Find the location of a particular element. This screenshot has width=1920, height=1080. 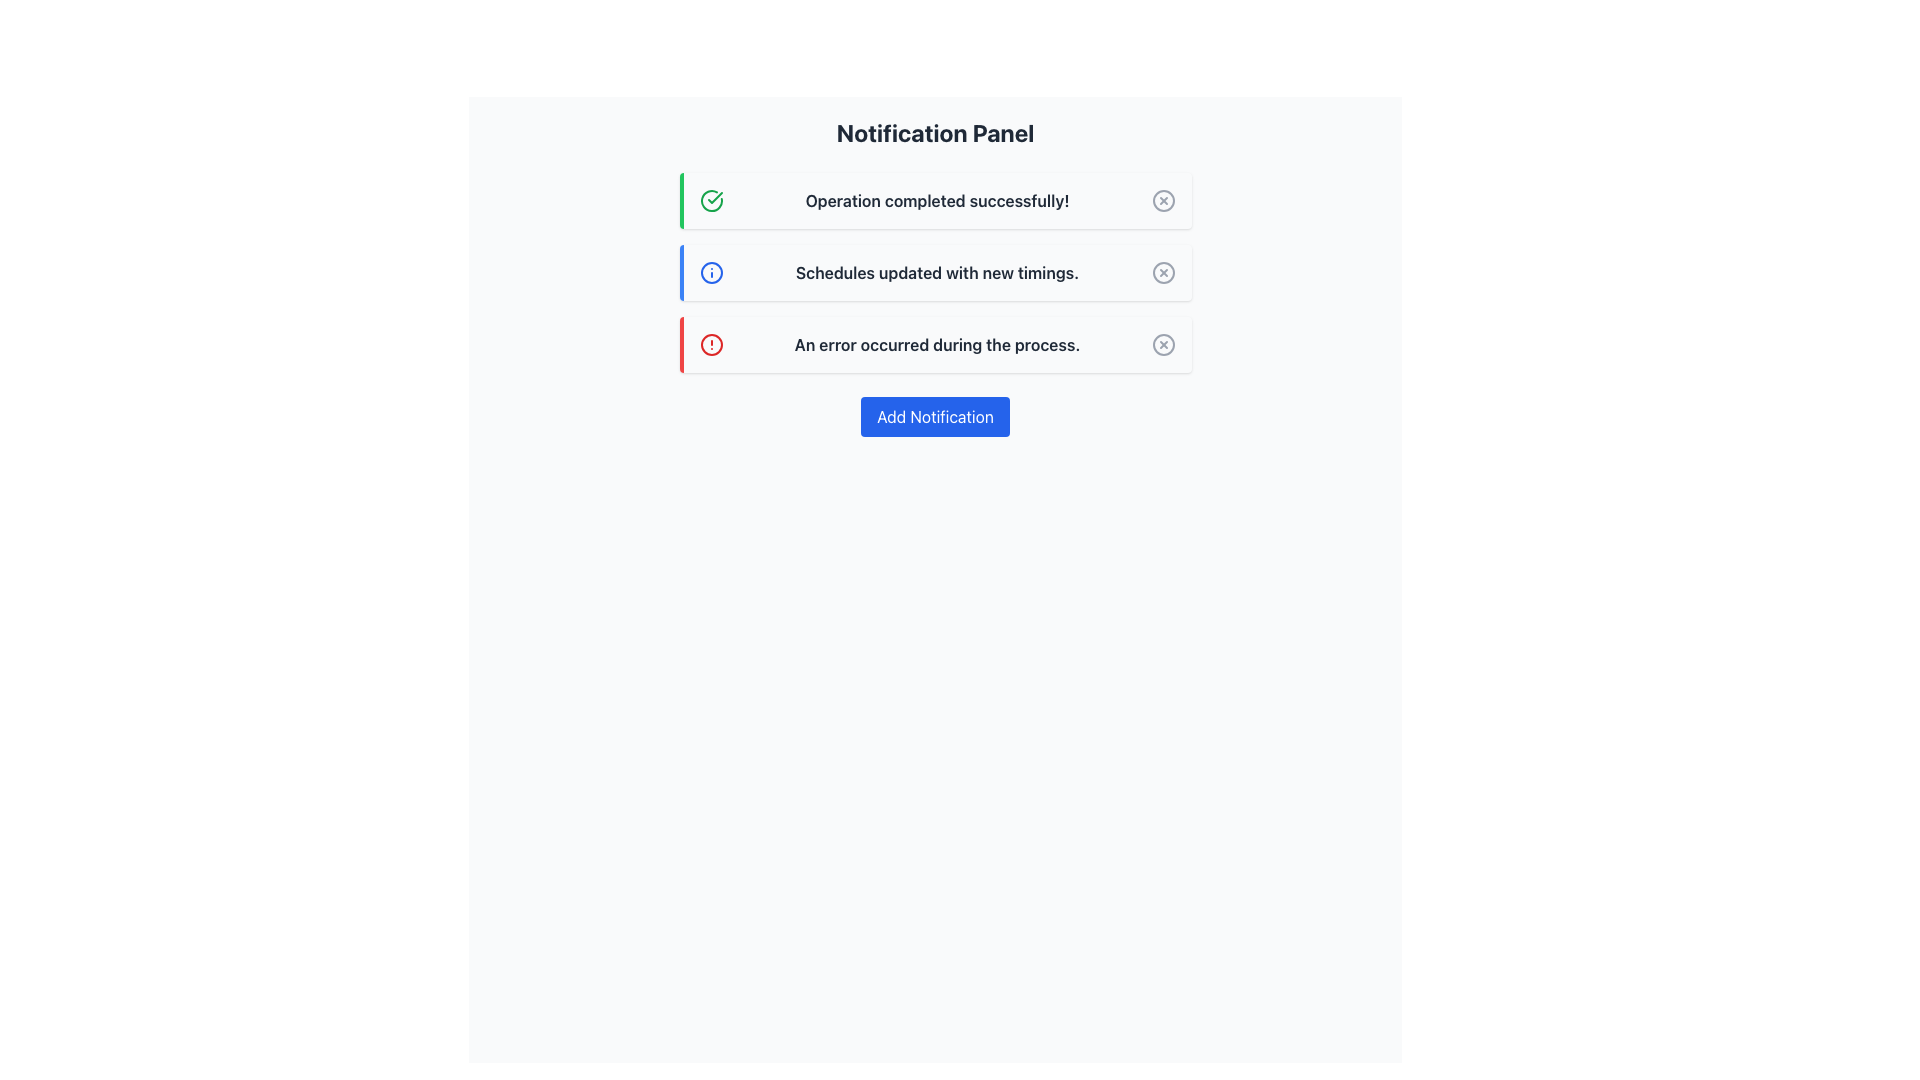

the circular graphical indicator in the second entry of the notification list, which is adjacent to the text 'Schedules updated with new timings.' is located at coordinates (711, 273).